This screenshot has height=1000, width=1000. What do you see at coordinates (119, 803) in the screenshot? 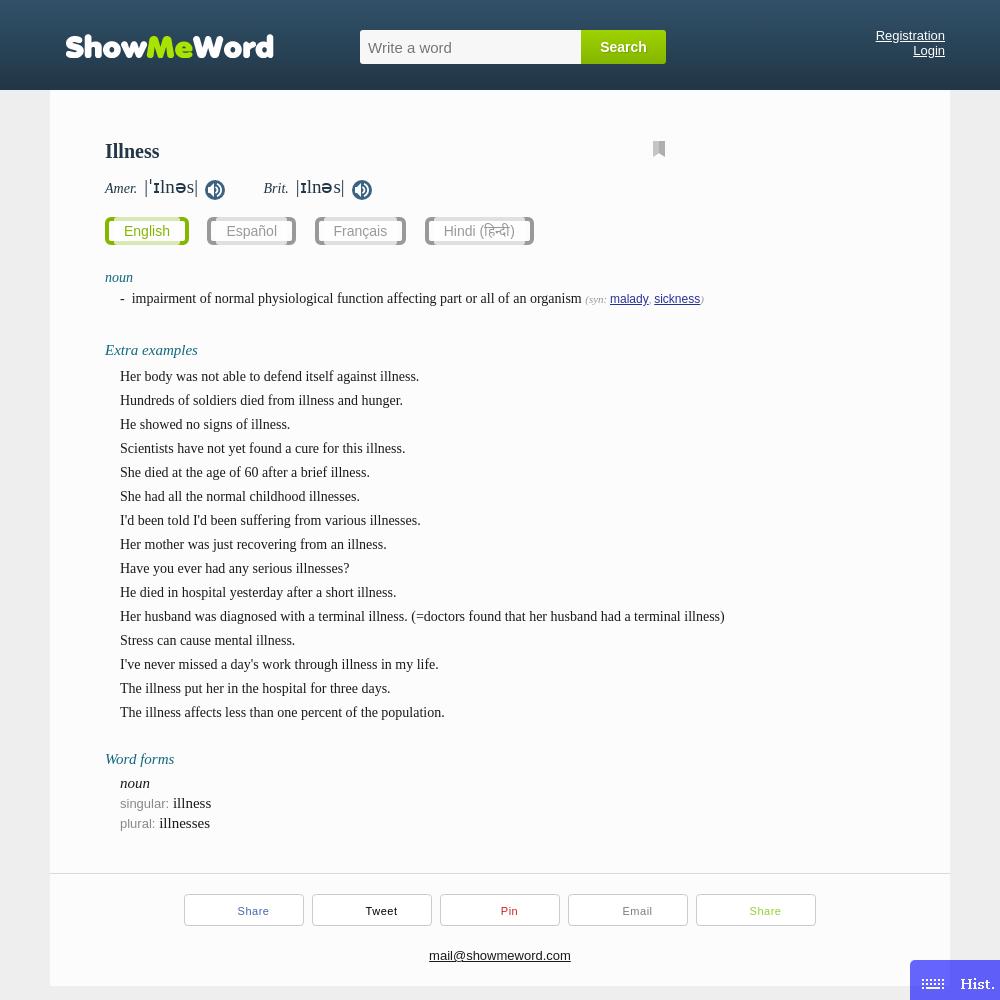
I see `'singular:'` at bounding box center [119, 803].